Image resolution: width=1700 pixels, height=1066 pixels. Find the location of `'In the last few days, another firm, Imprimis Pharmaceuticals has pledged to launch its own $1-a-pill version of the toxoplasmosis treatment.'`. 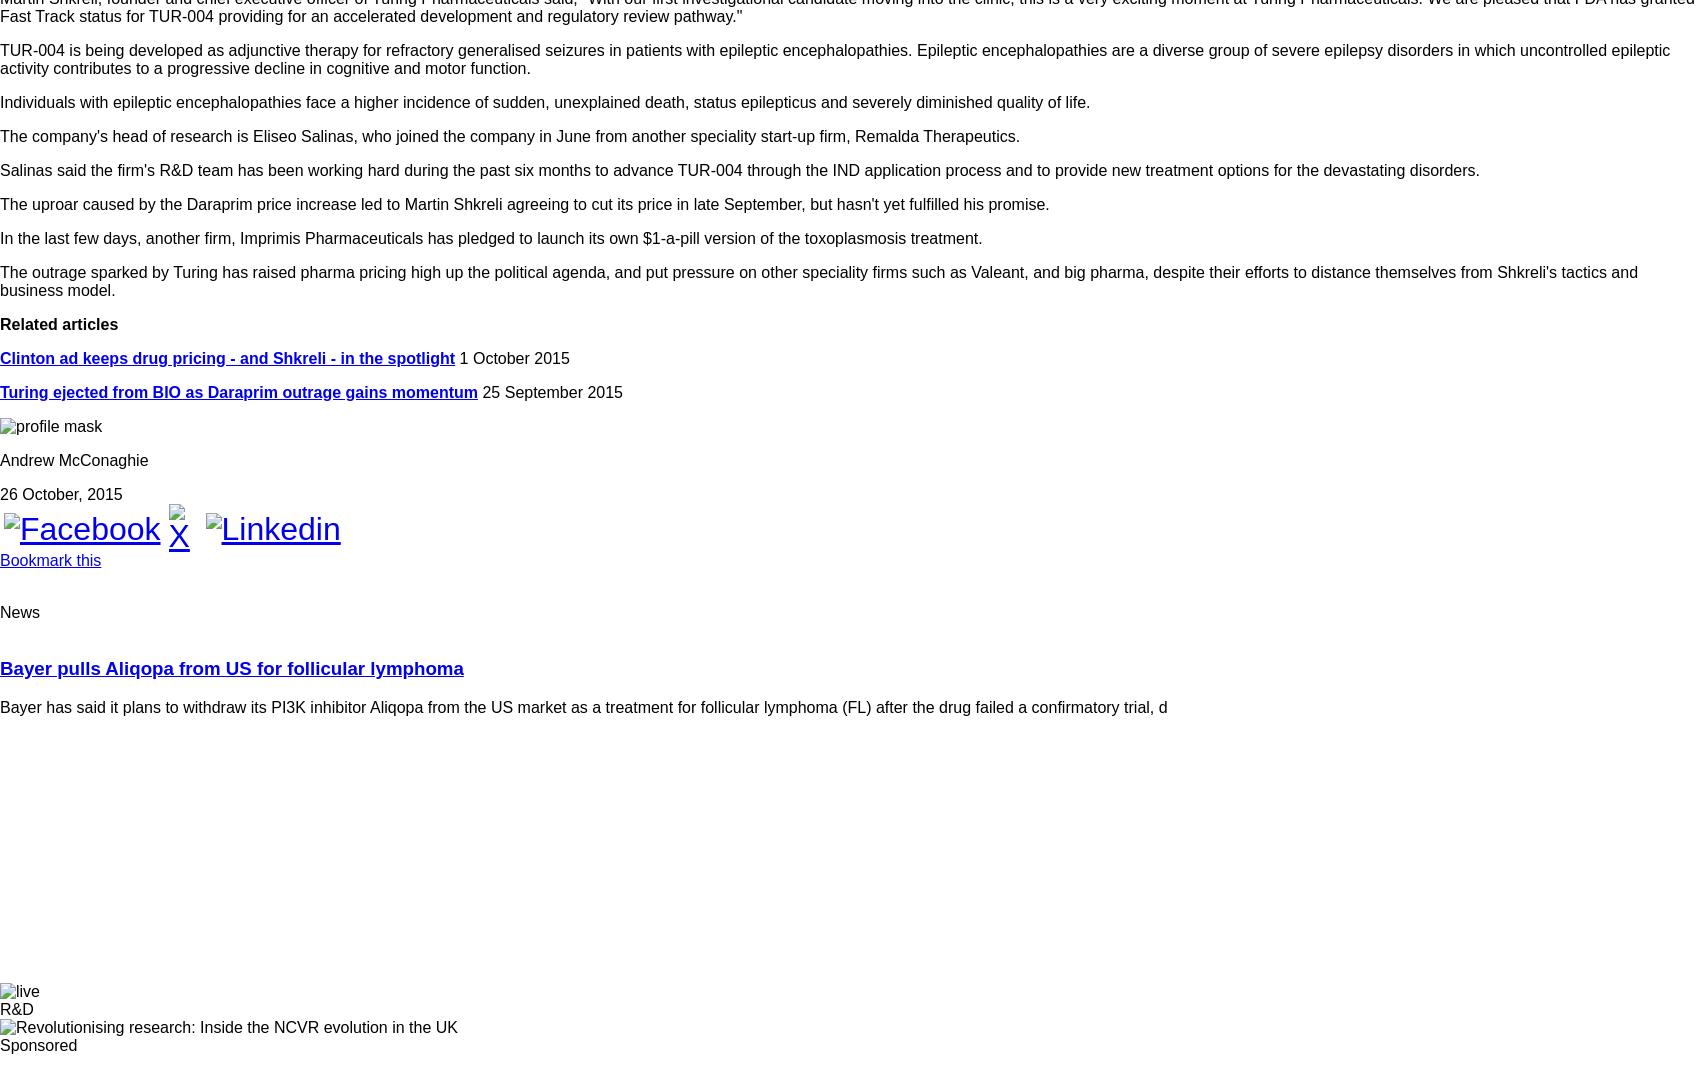

'In the last few days, another firm, Imprimis Pharmaceuticals has pledged to launch its own $1-a-pill version of the toxoplasmosis treatment.' is located at coordinates (490, 236).